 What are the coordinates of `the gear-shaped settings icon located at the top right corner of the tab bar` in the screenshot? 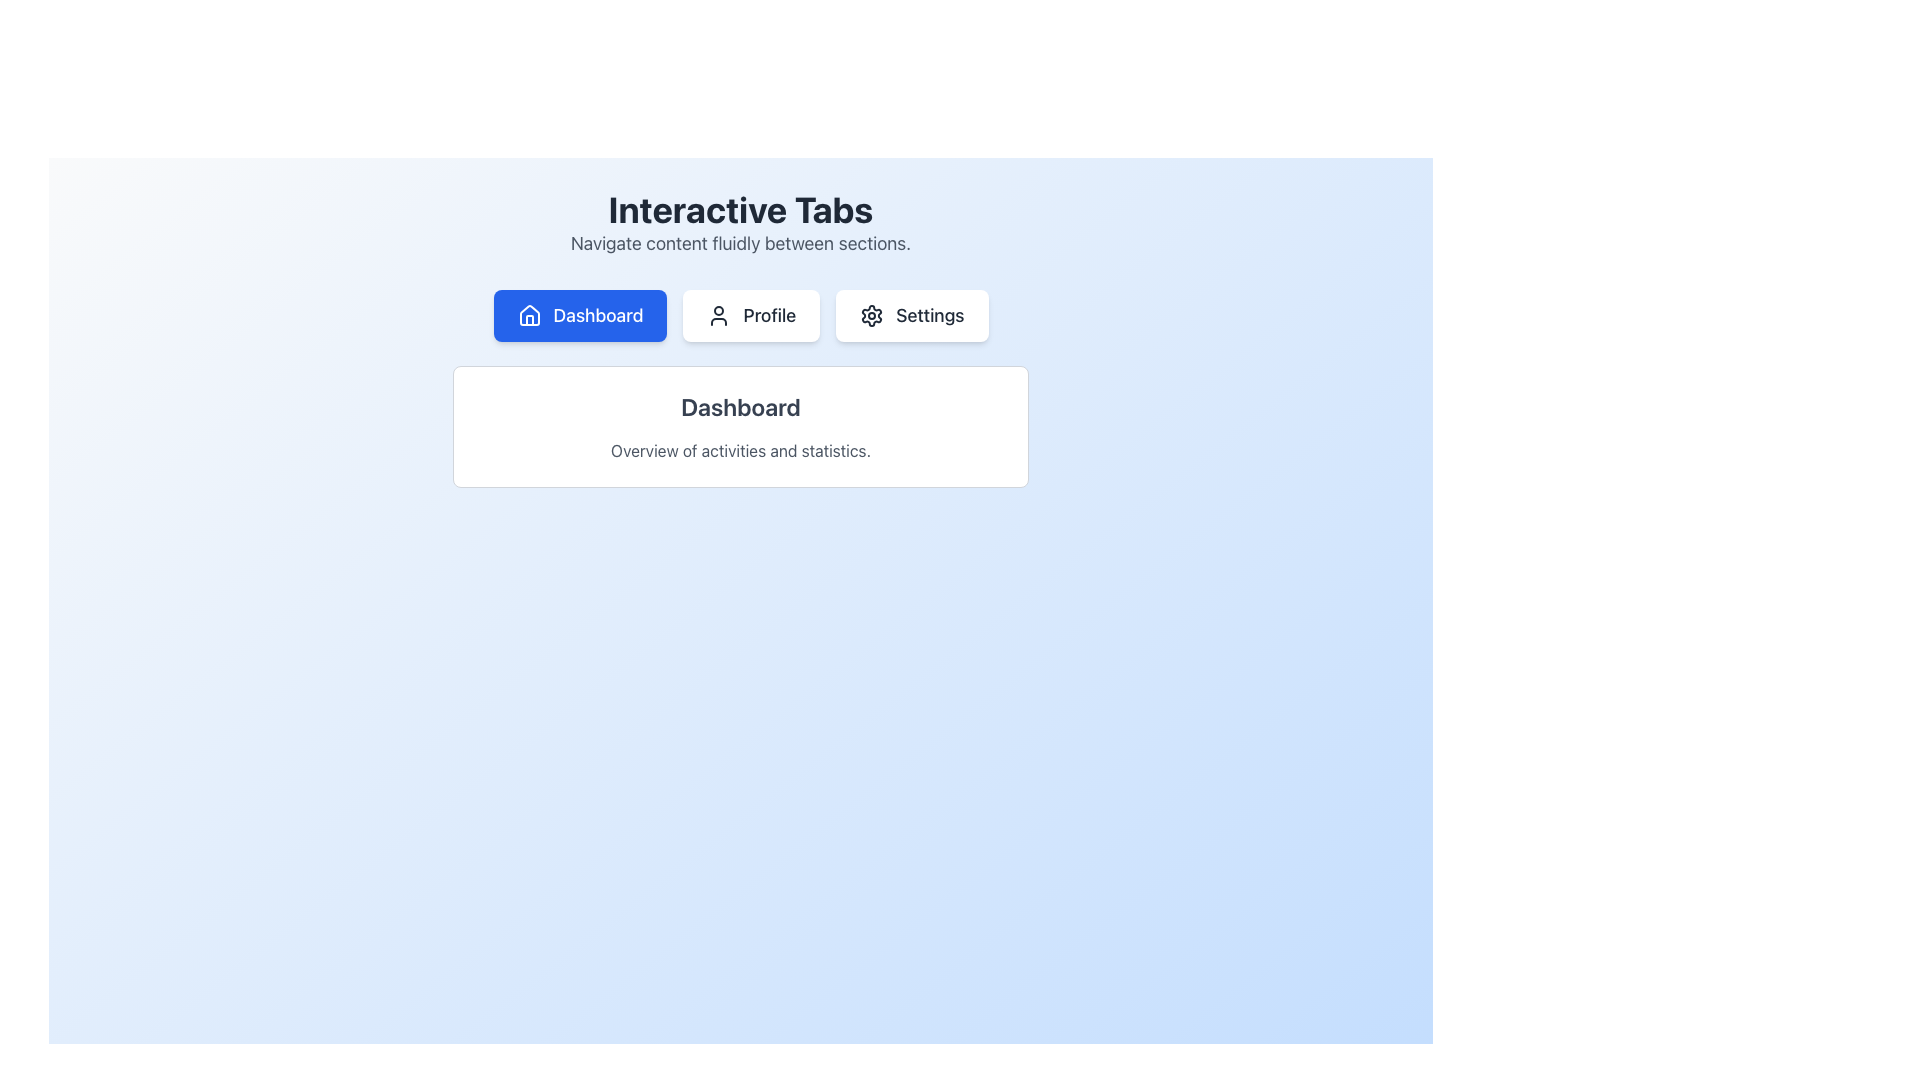 It's located at (872, 315).